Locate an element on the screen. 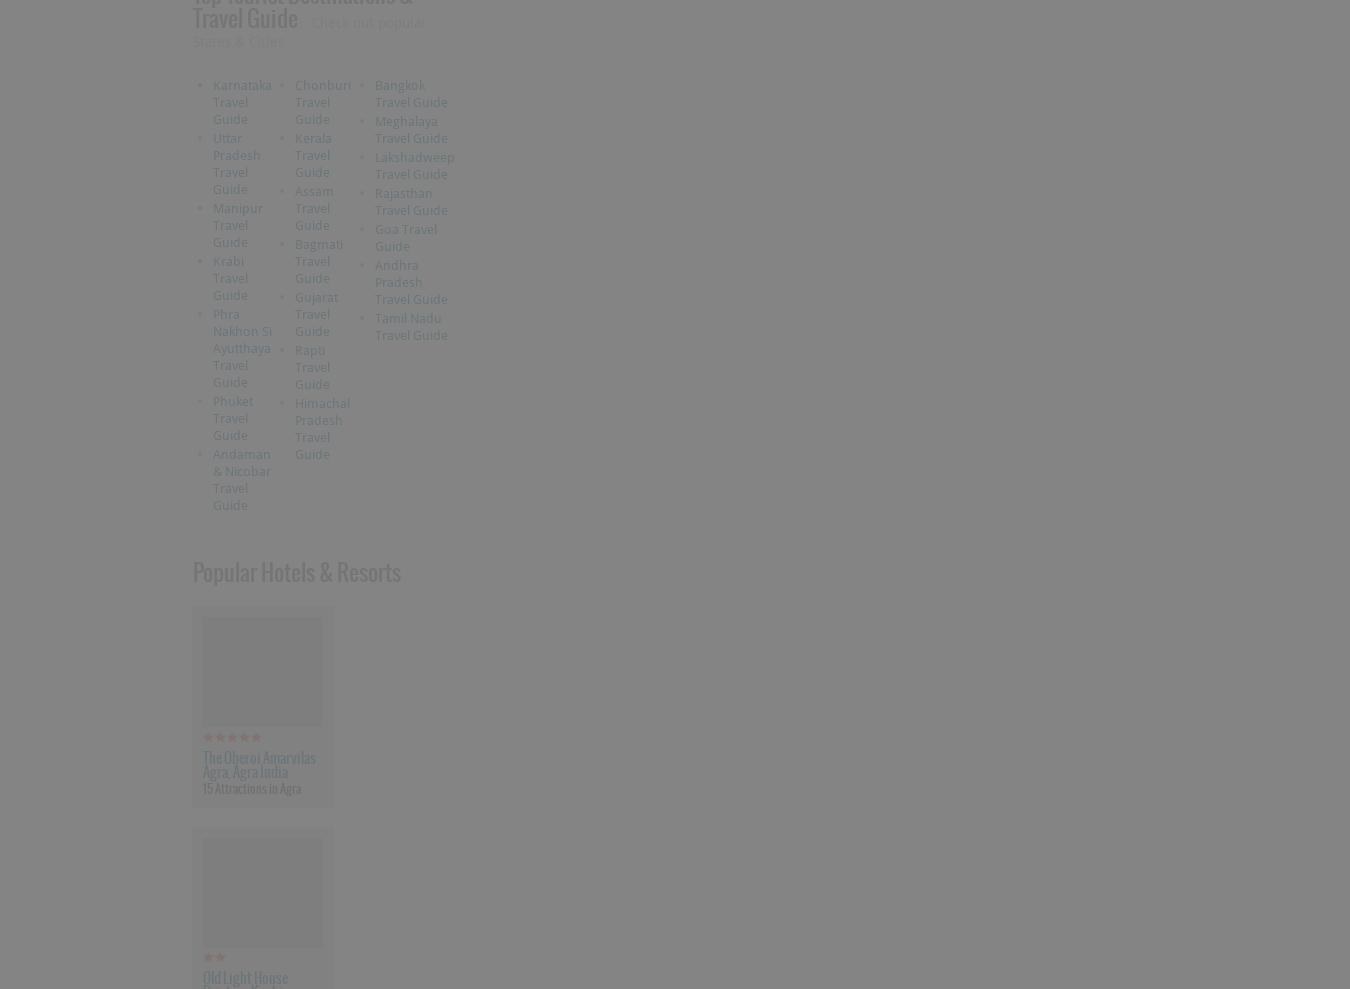 The height and width of the screenshot is (989, 1350). 'Phra Nakhon Si Ayutthaya Travel Guide' is located at coordinates (240, 346).